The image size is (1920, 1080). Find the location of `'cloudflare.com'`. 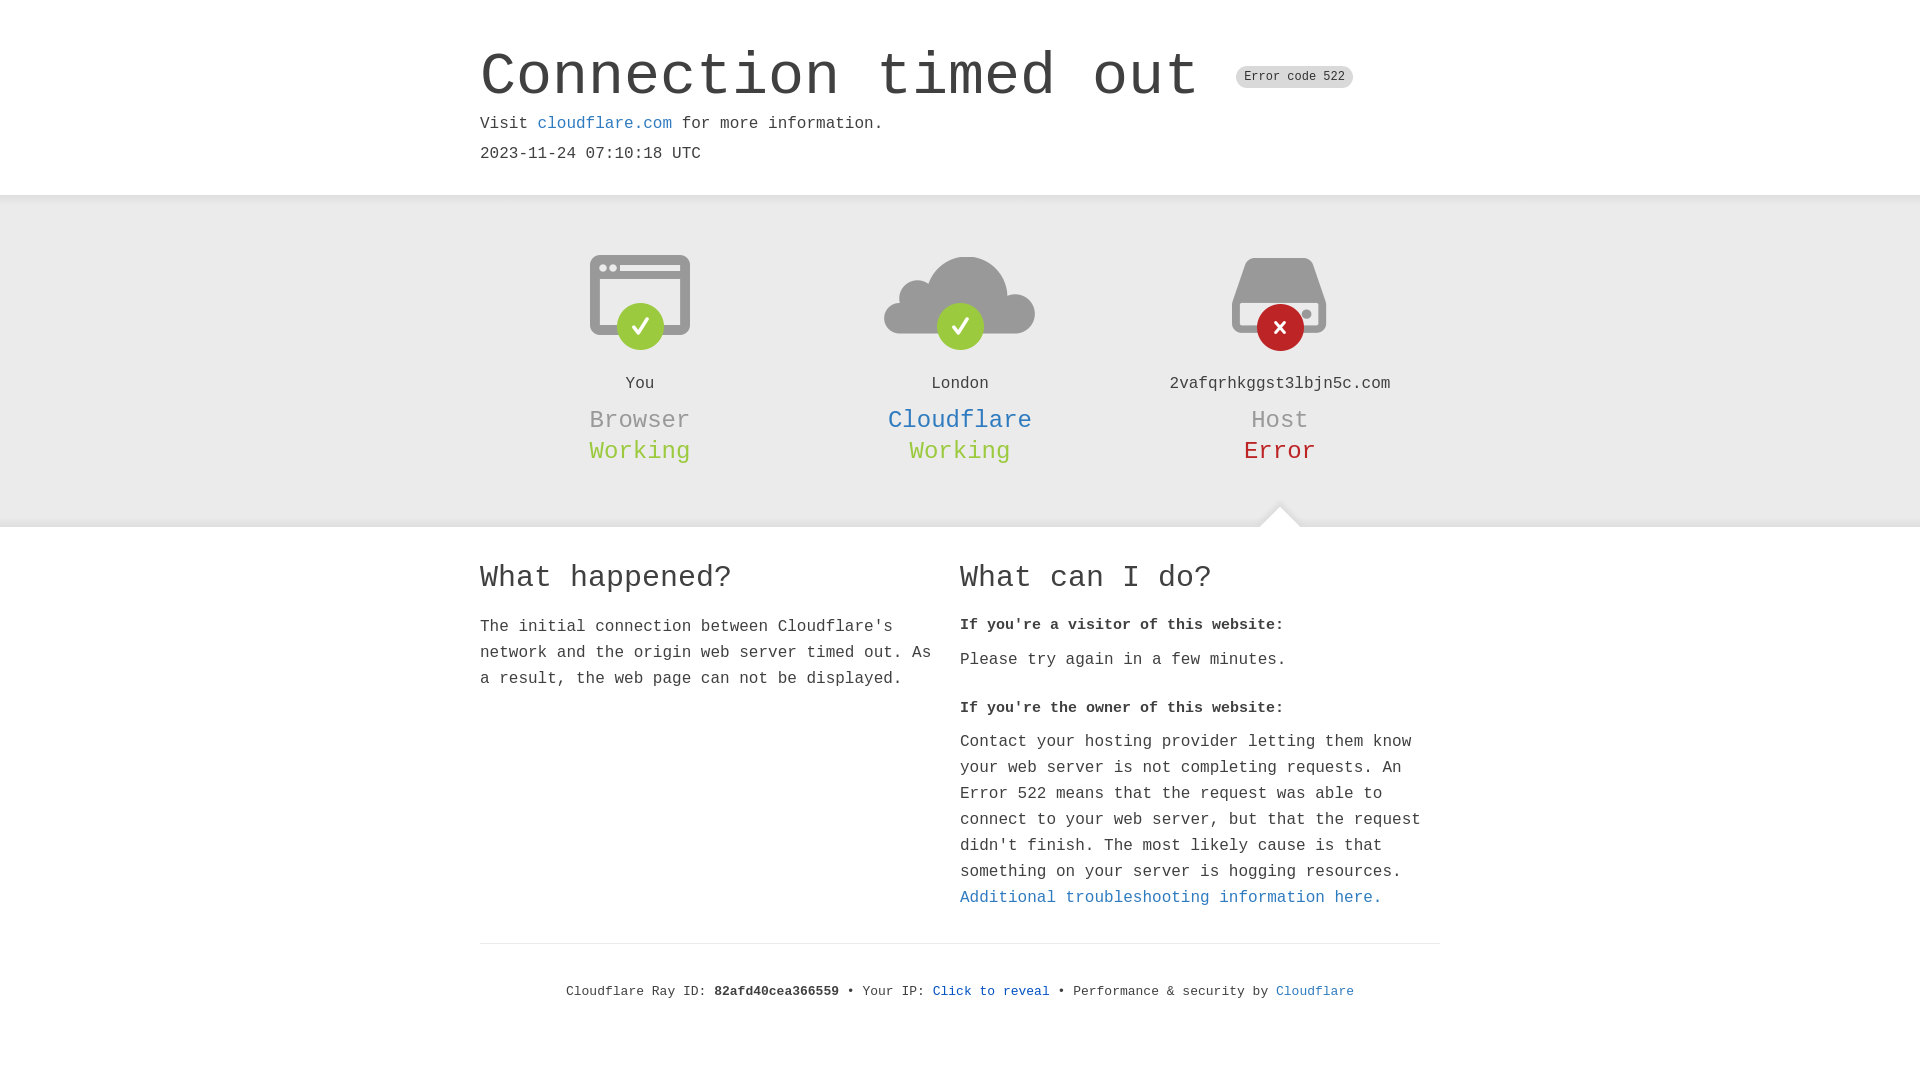

'cloudflare.com' is located at coordinates (603, 123).